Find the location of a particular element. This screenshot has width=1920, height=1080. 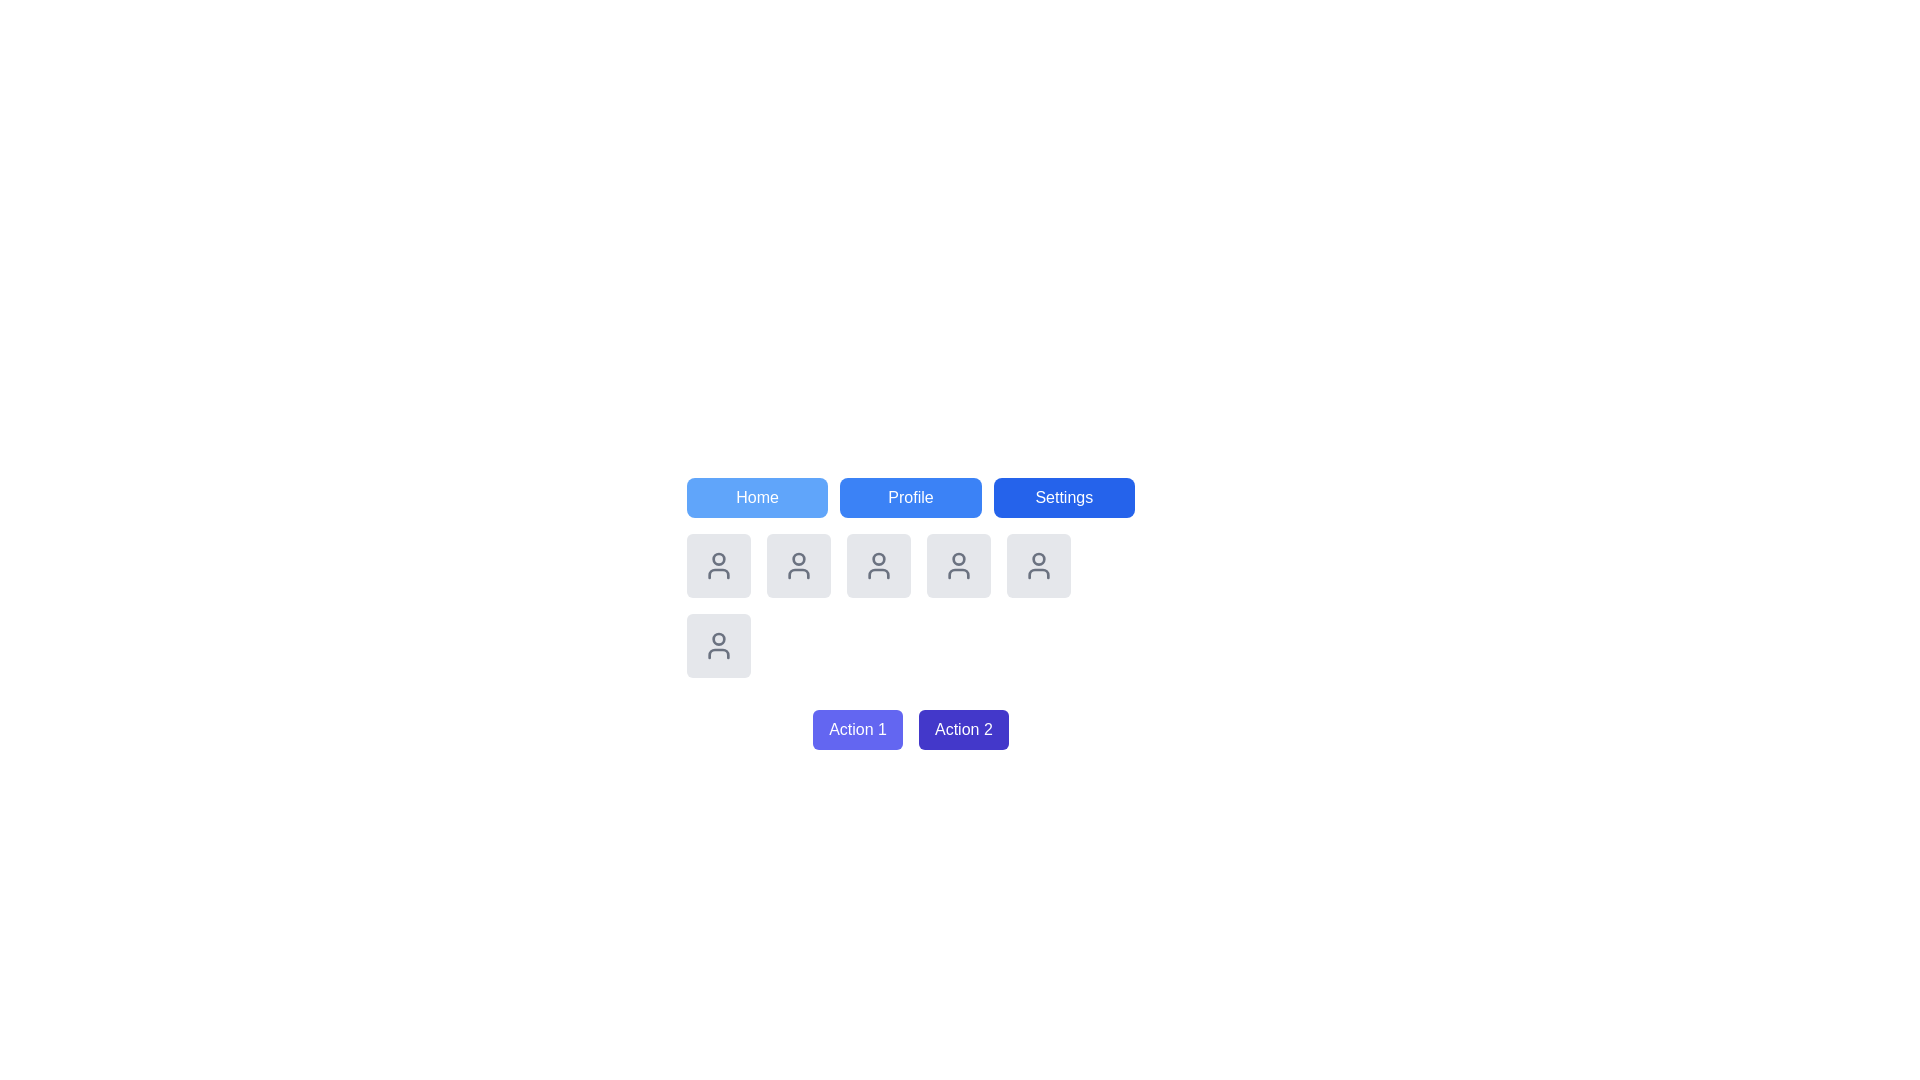

the user icon within the light gray circular background, which is located is located at coordinates (719, 645).